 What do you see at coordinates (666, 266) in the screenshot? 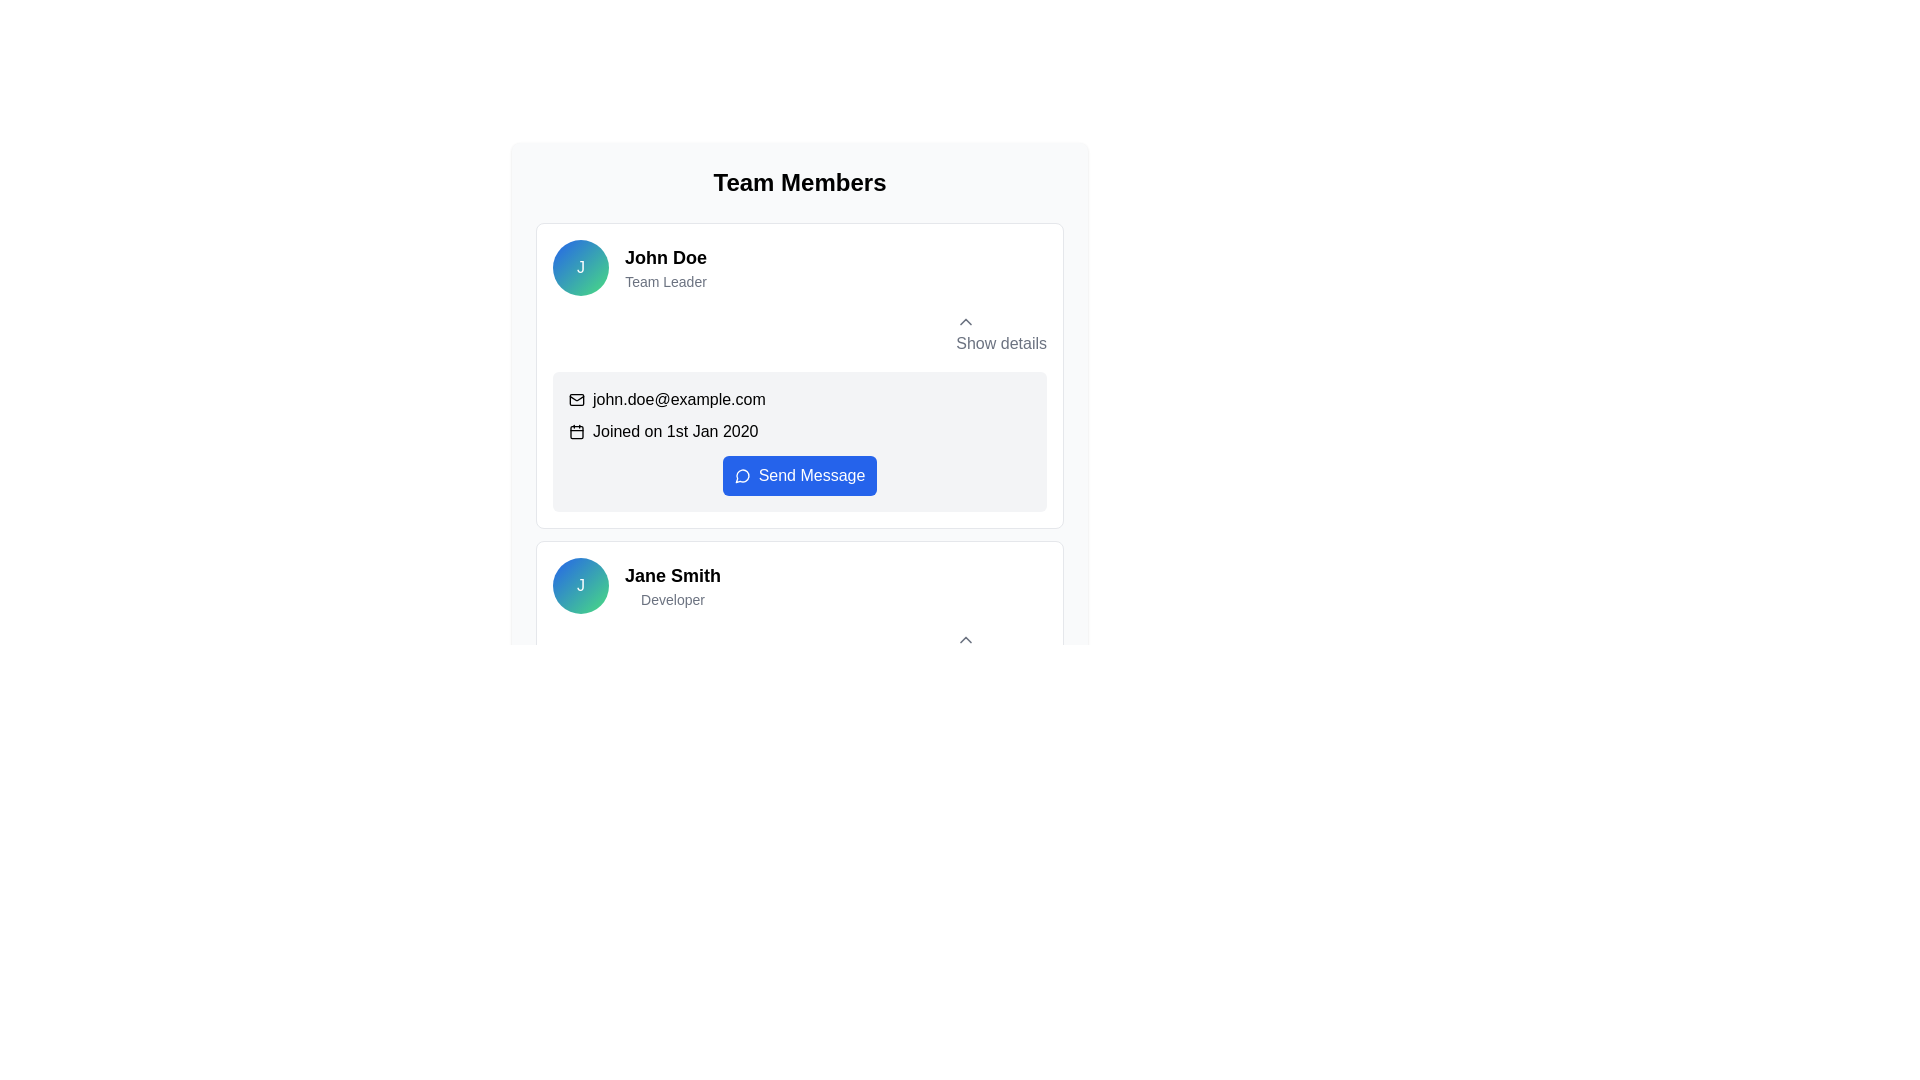
I see `the text element displaying the name and role ('Team Leader') of a team member located under the 'Team Members' section` at bounding box center [666, 266].